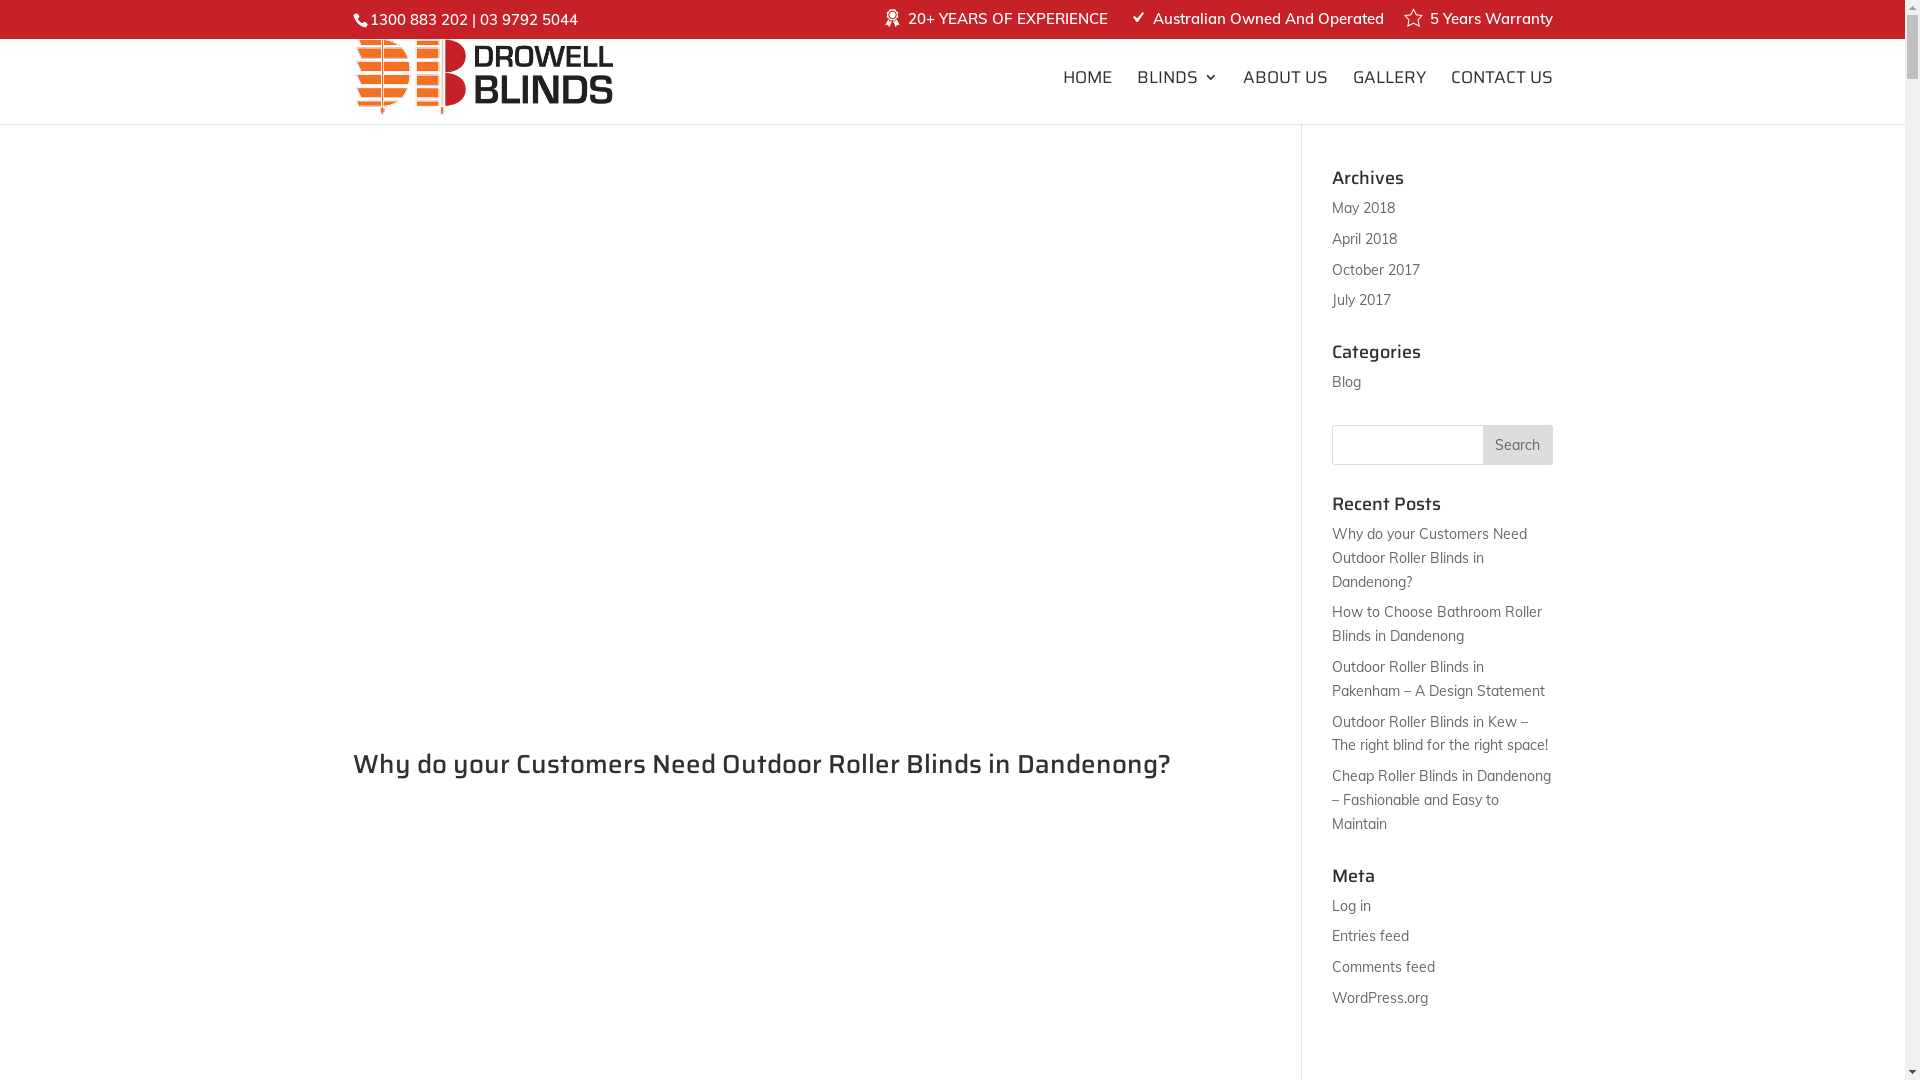 The image size is (1920, 1080). I want to click on 'BLINDS', so click(1176, 96).